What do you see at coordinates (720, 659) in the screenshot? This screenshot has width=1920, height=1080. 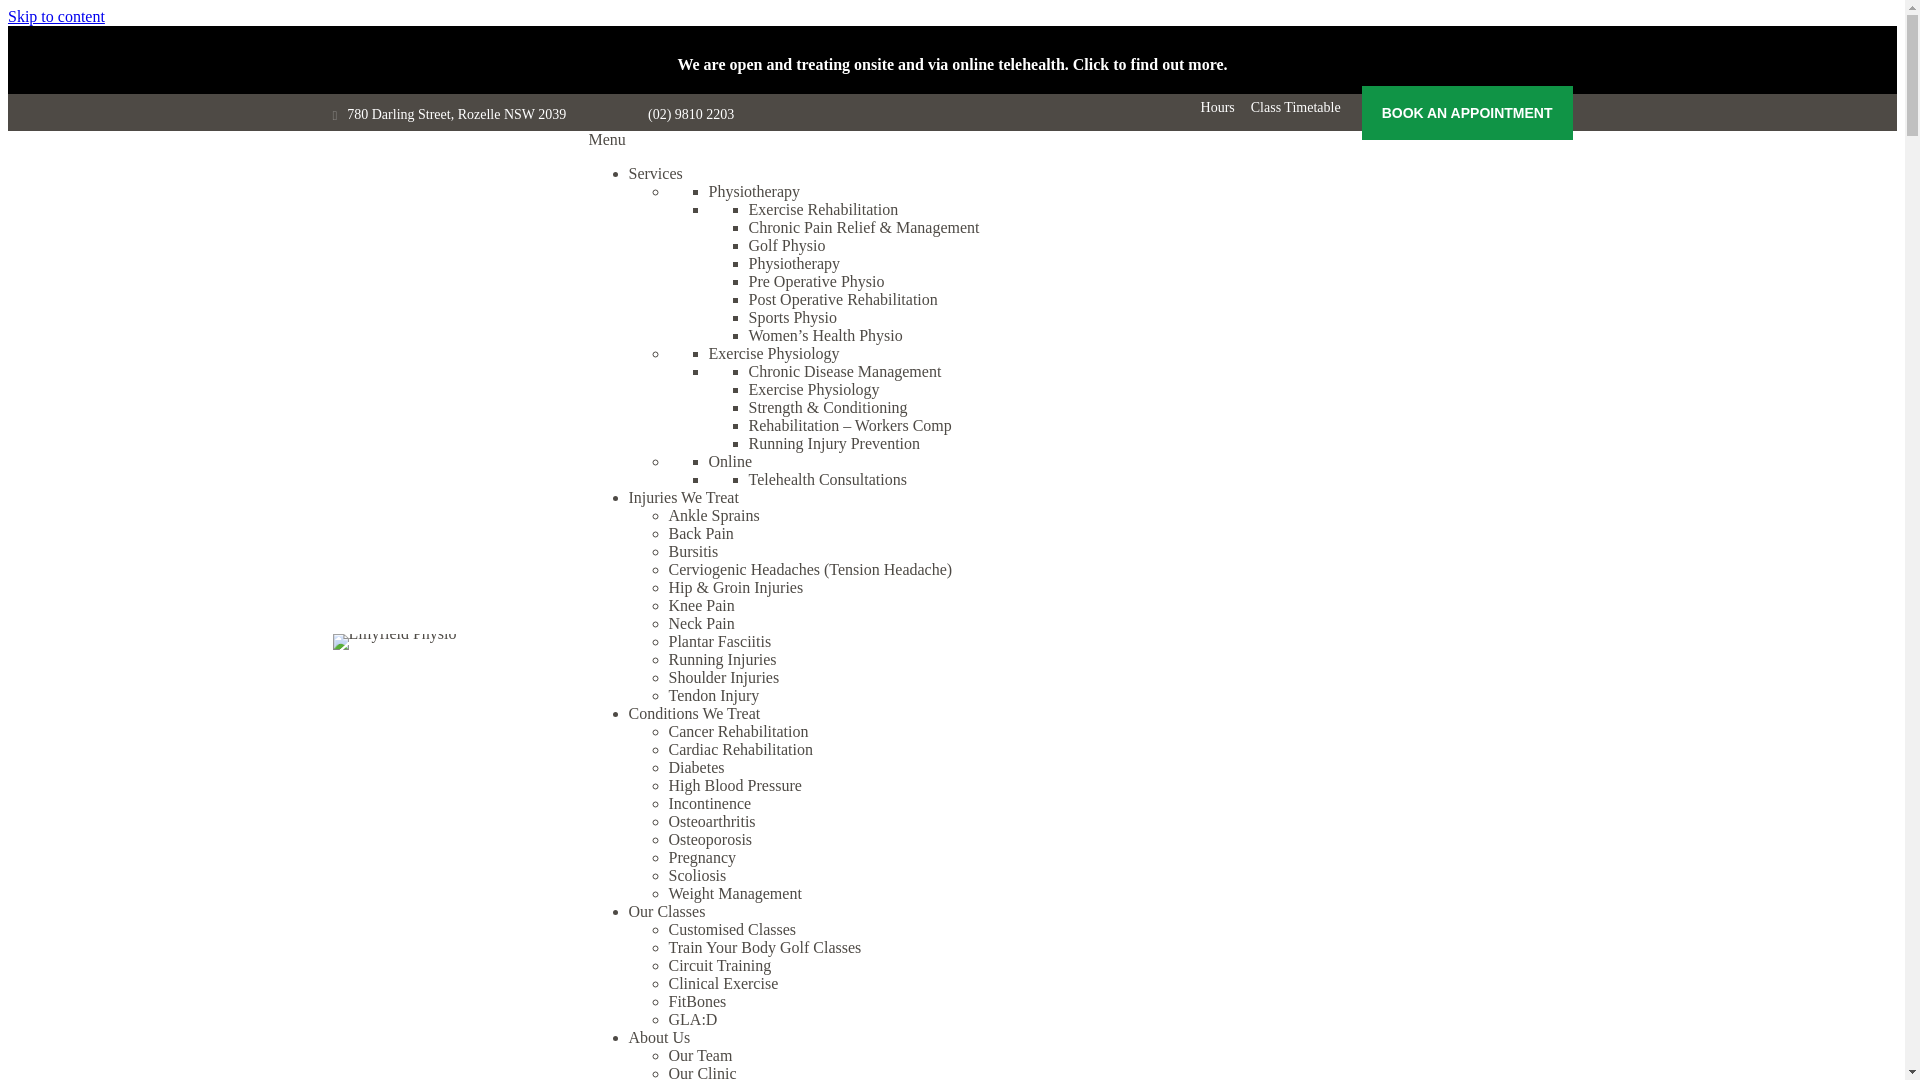 I see `'Running Injuries'` at bounding box center [720, 659].